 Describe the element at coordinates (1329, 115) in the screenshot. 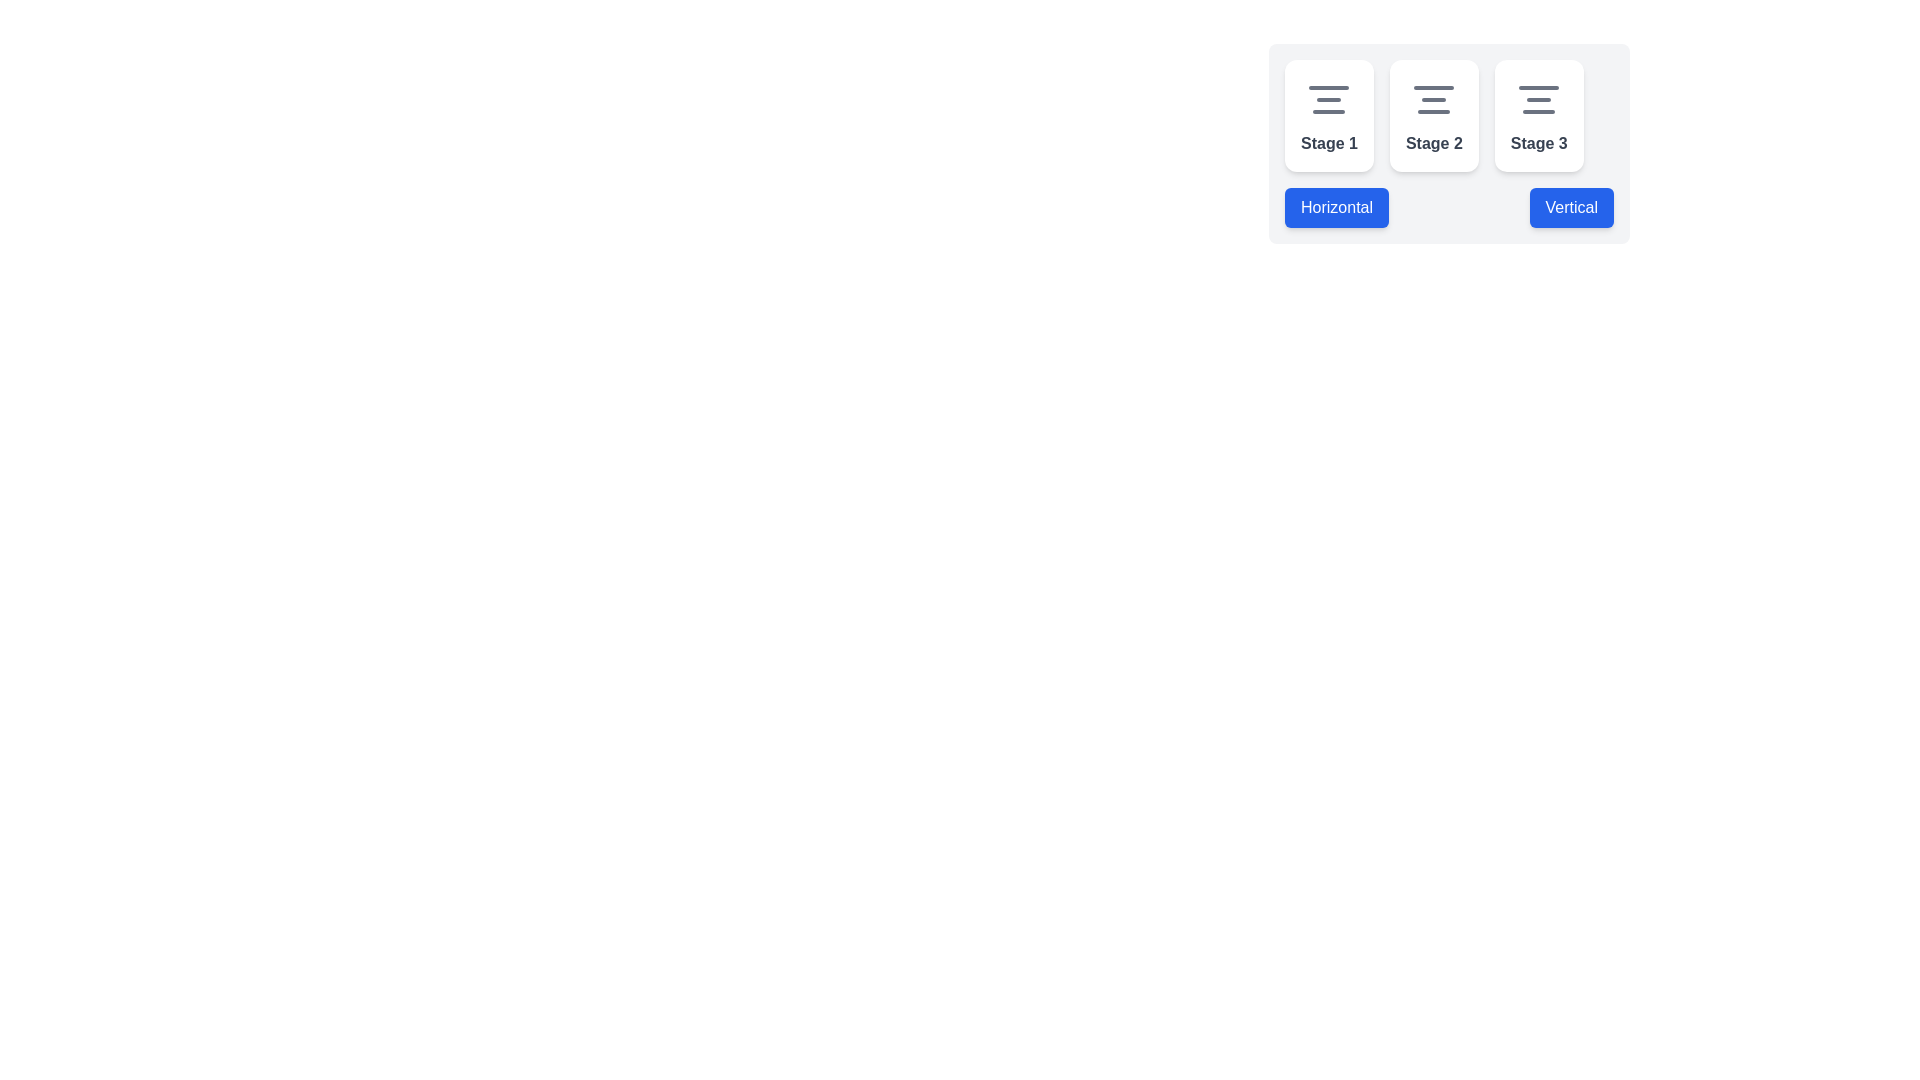

I see `the first Card component with rounded corners, containing the text 'Stage 1' in bold font and an icon of three horizontal lines above it` at that location.